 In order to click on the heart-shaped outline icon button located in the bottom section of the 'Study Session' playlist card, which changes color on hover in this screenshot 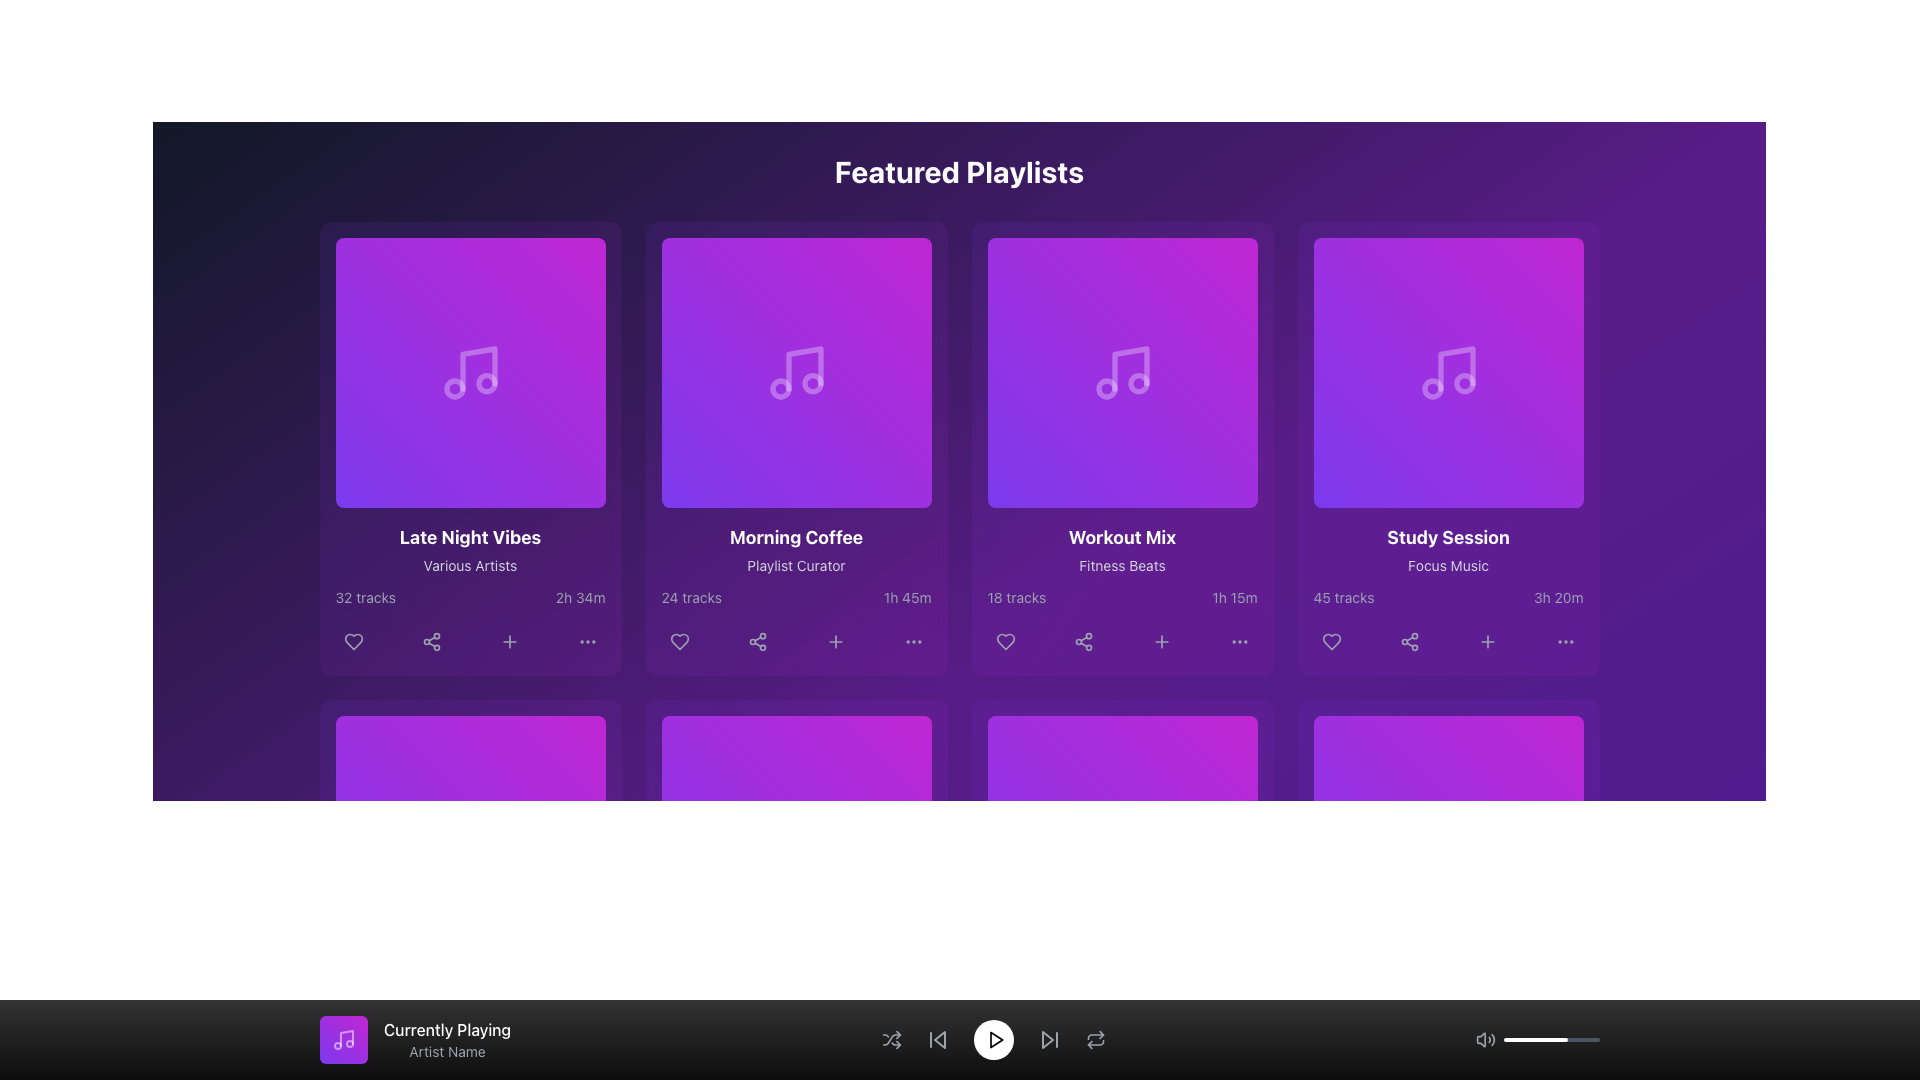, I will do `click(1331, 641)`.